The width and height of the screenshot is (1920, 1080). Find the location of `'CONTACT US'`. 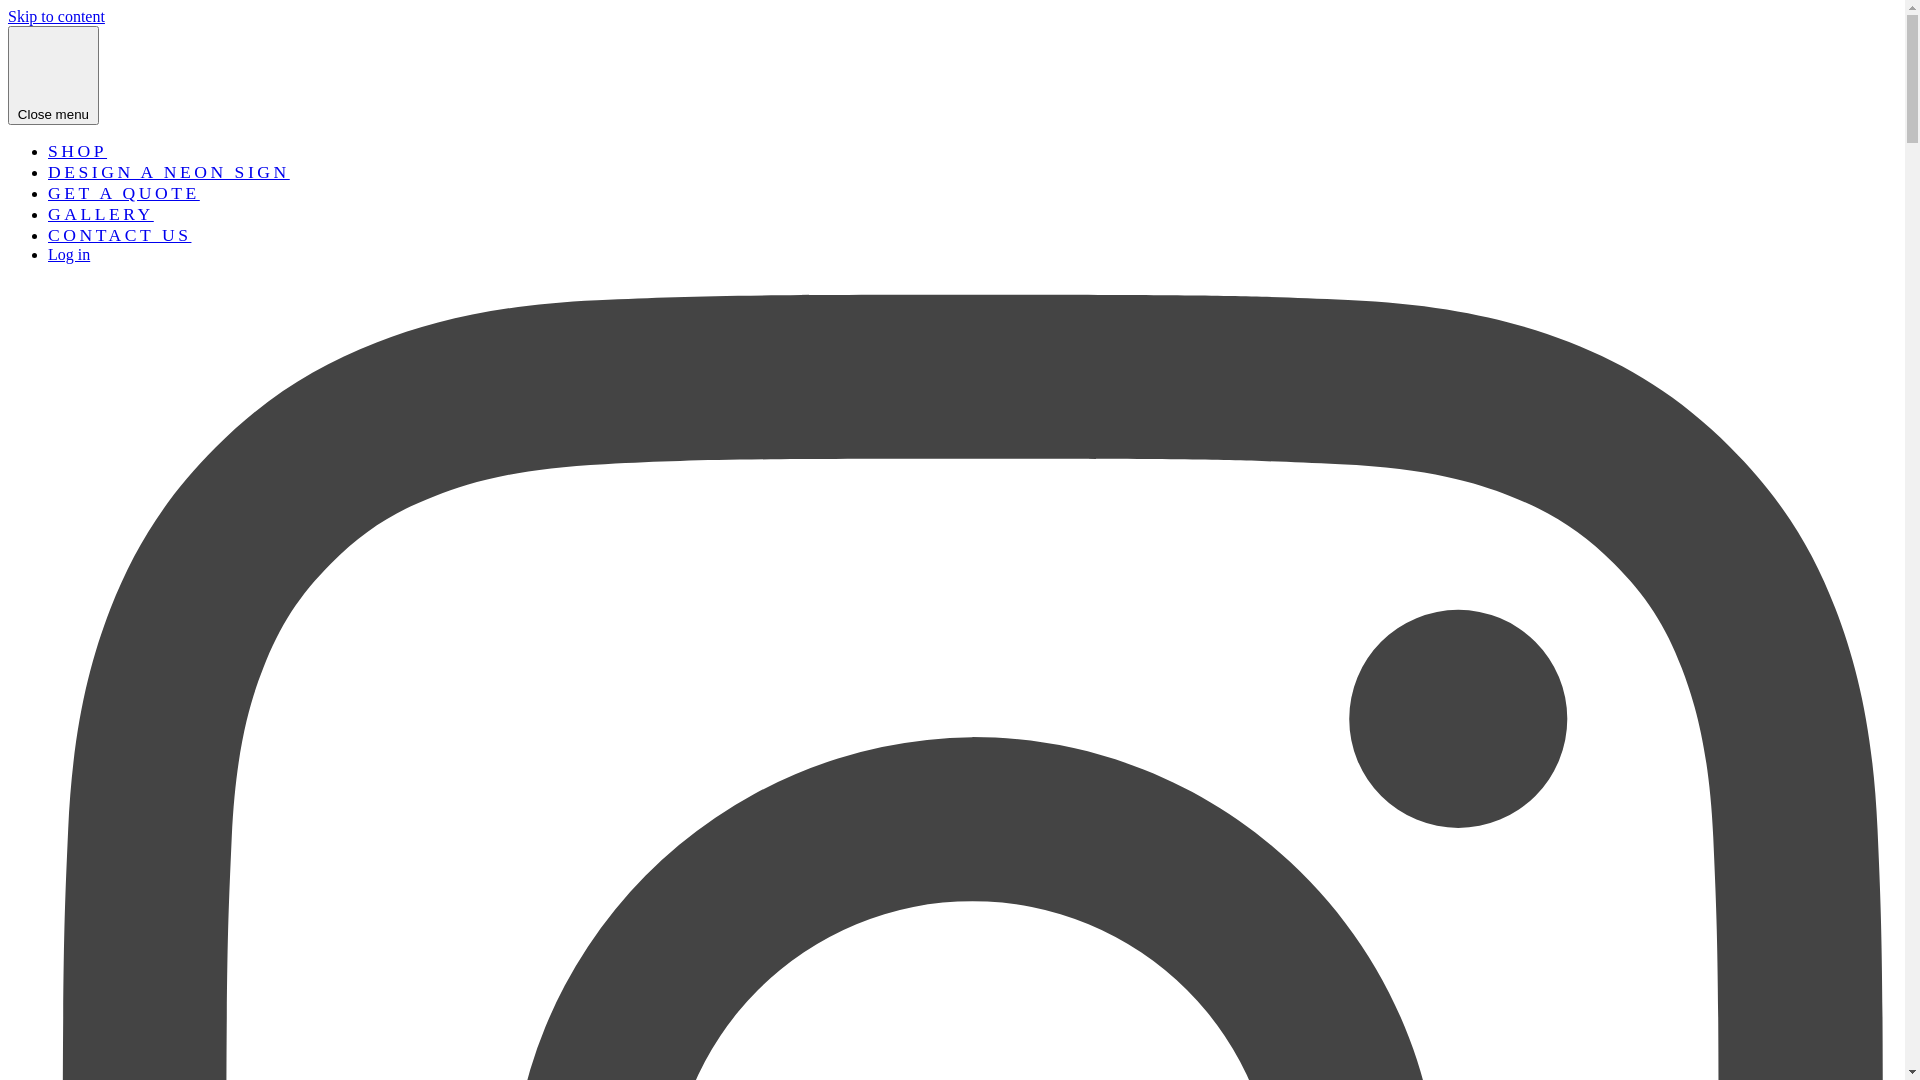

'CONTACT US' is located at coordinates (118, 234).